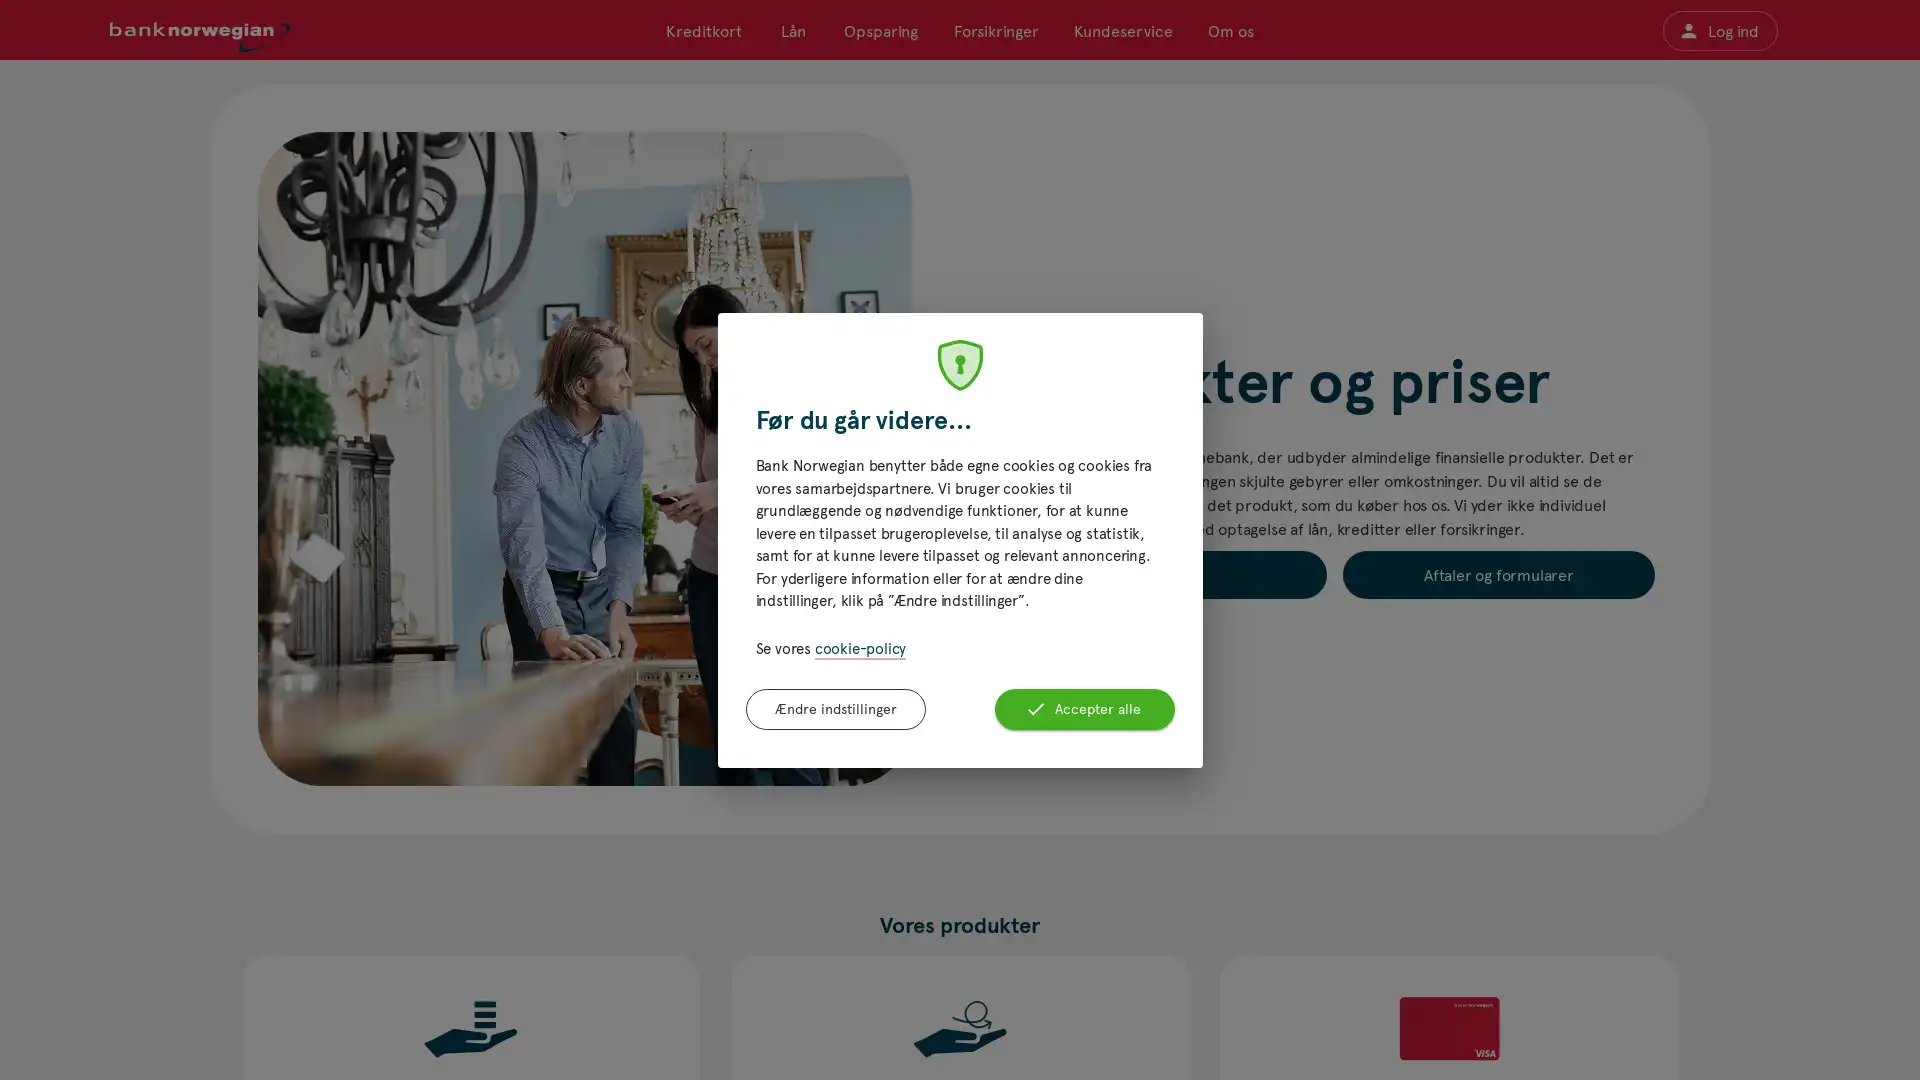  Describe the element at coordinates (1122, 30) in the screenshot. I see `Kundeservice` at that location.